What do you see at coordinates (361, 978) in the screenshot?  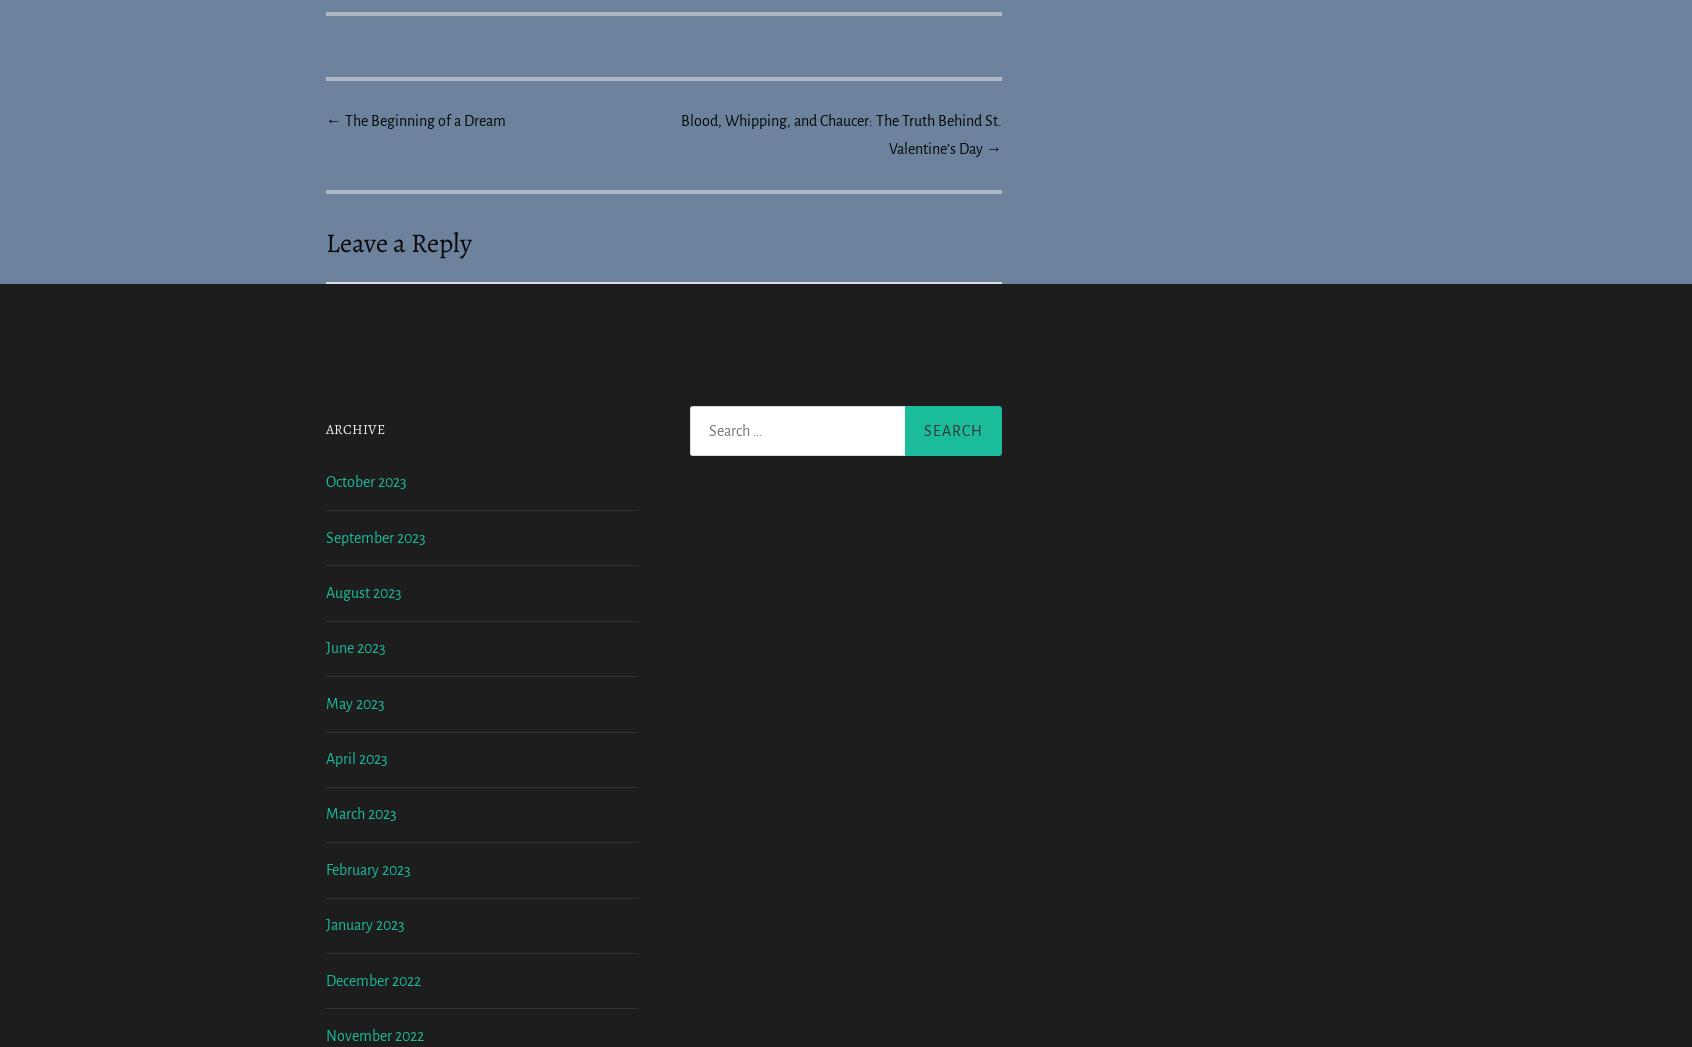 I see `'March 2023'` at bounding box center [361, 978].